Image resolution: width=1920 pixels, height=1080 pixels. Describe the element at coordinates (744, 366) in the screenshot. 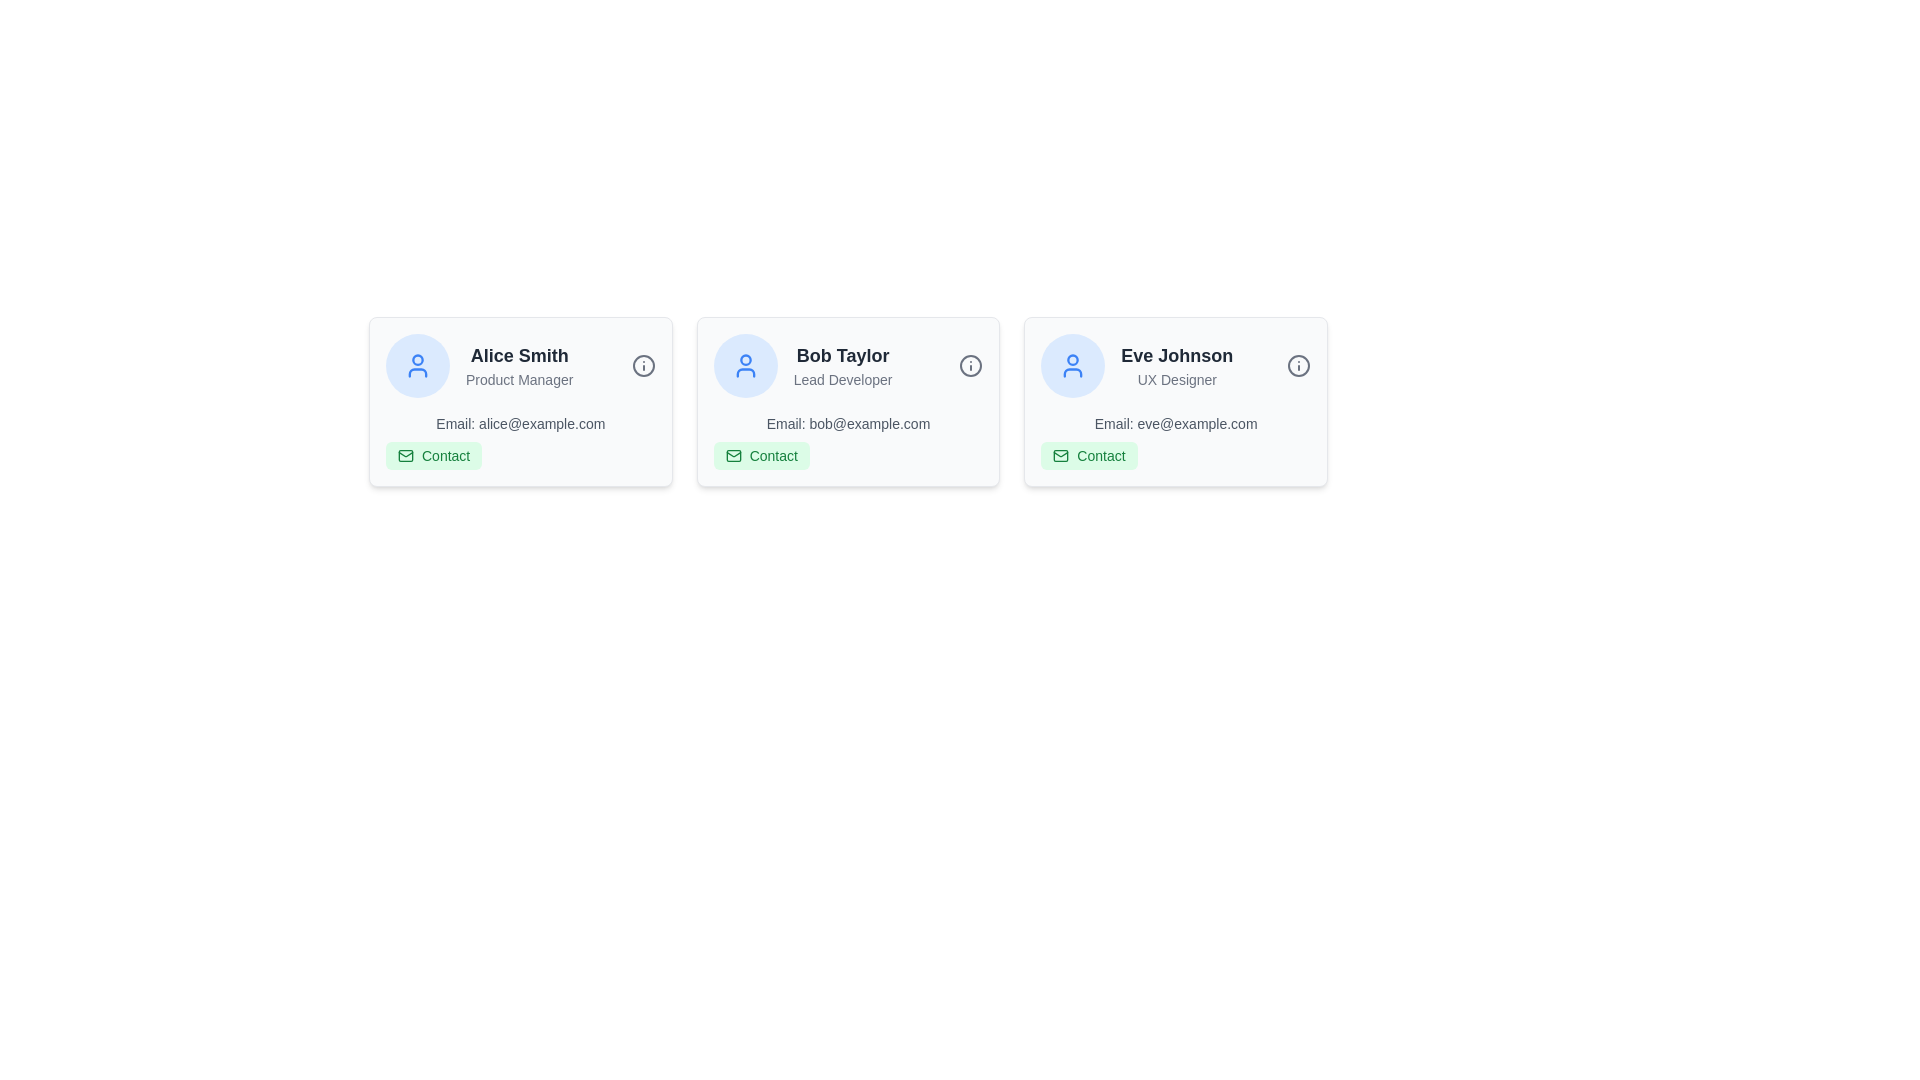

I see `the circular icon with a blue background and user silhouette located above the text 'Bob Taylor' in the second card` at that location.